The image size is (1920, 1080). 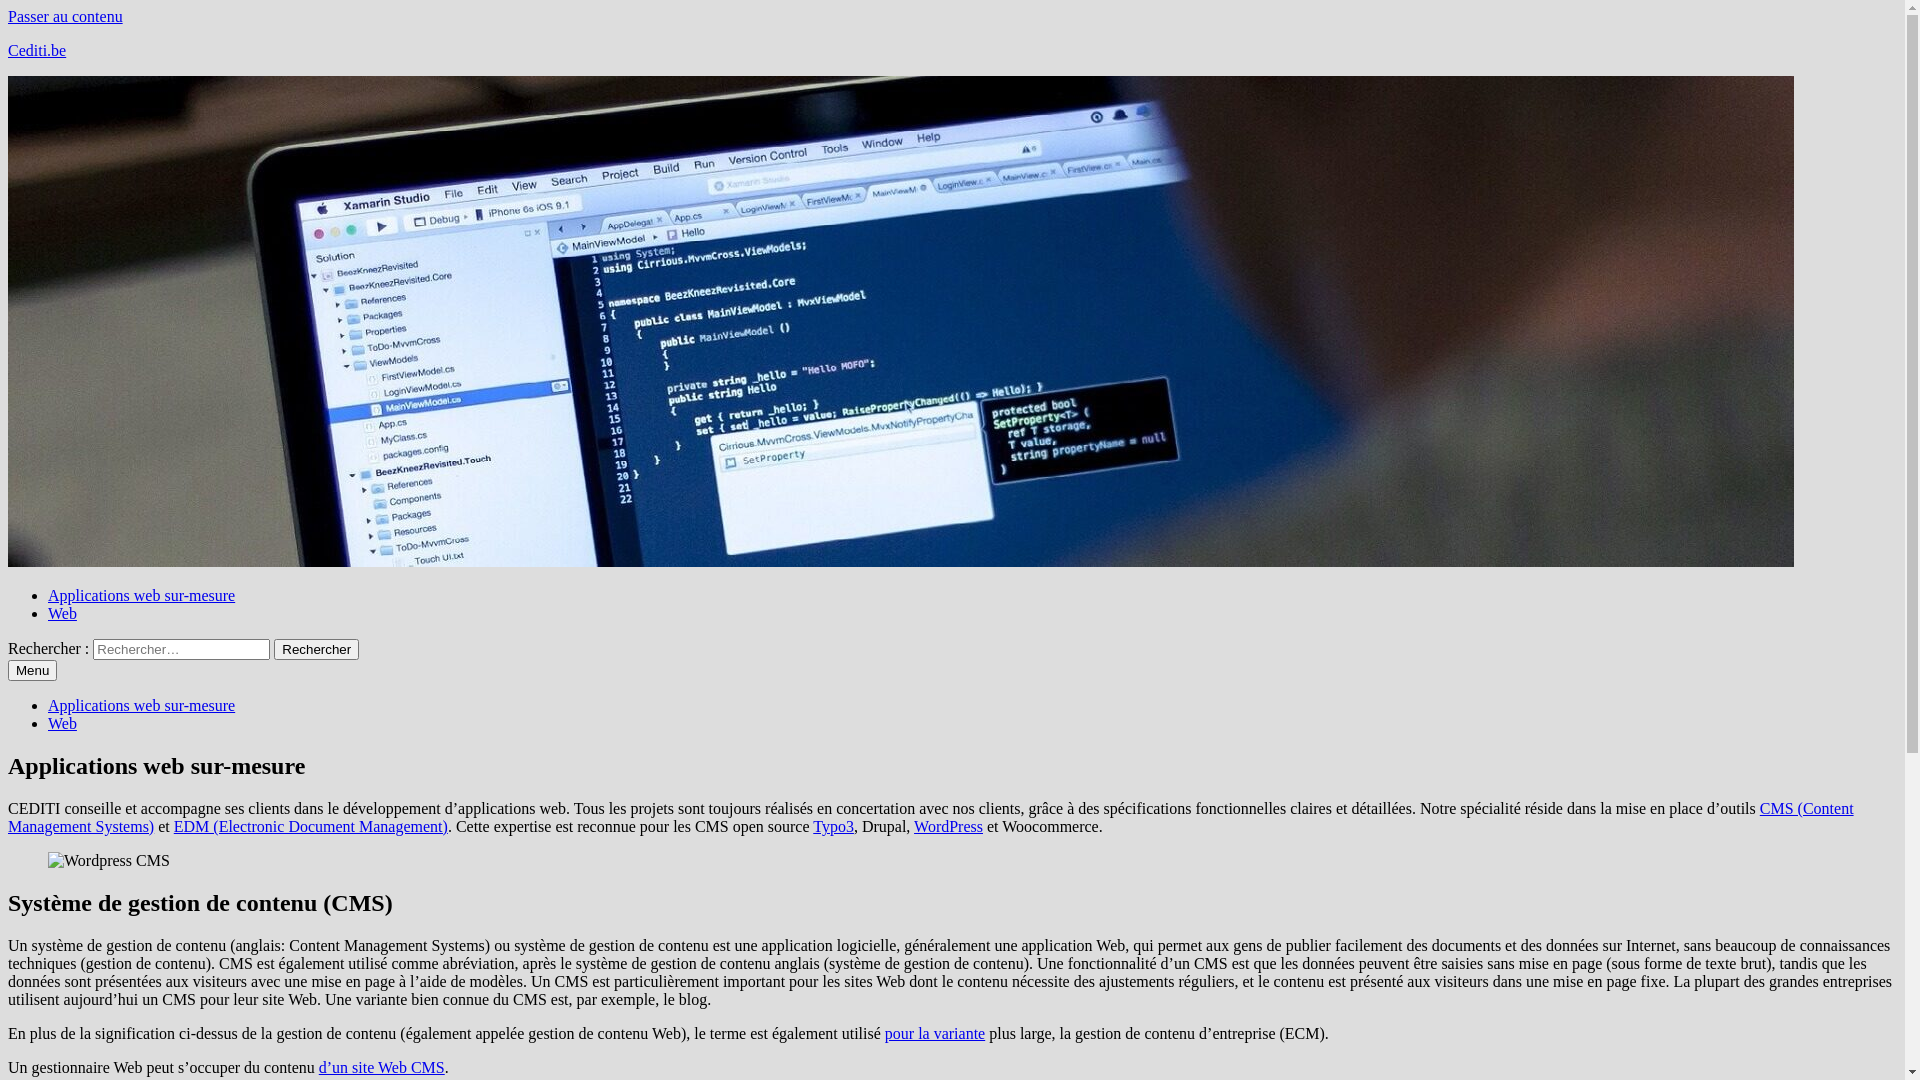 I want to click on 'Applications web sur-mesure', so click(x=140, y=594).